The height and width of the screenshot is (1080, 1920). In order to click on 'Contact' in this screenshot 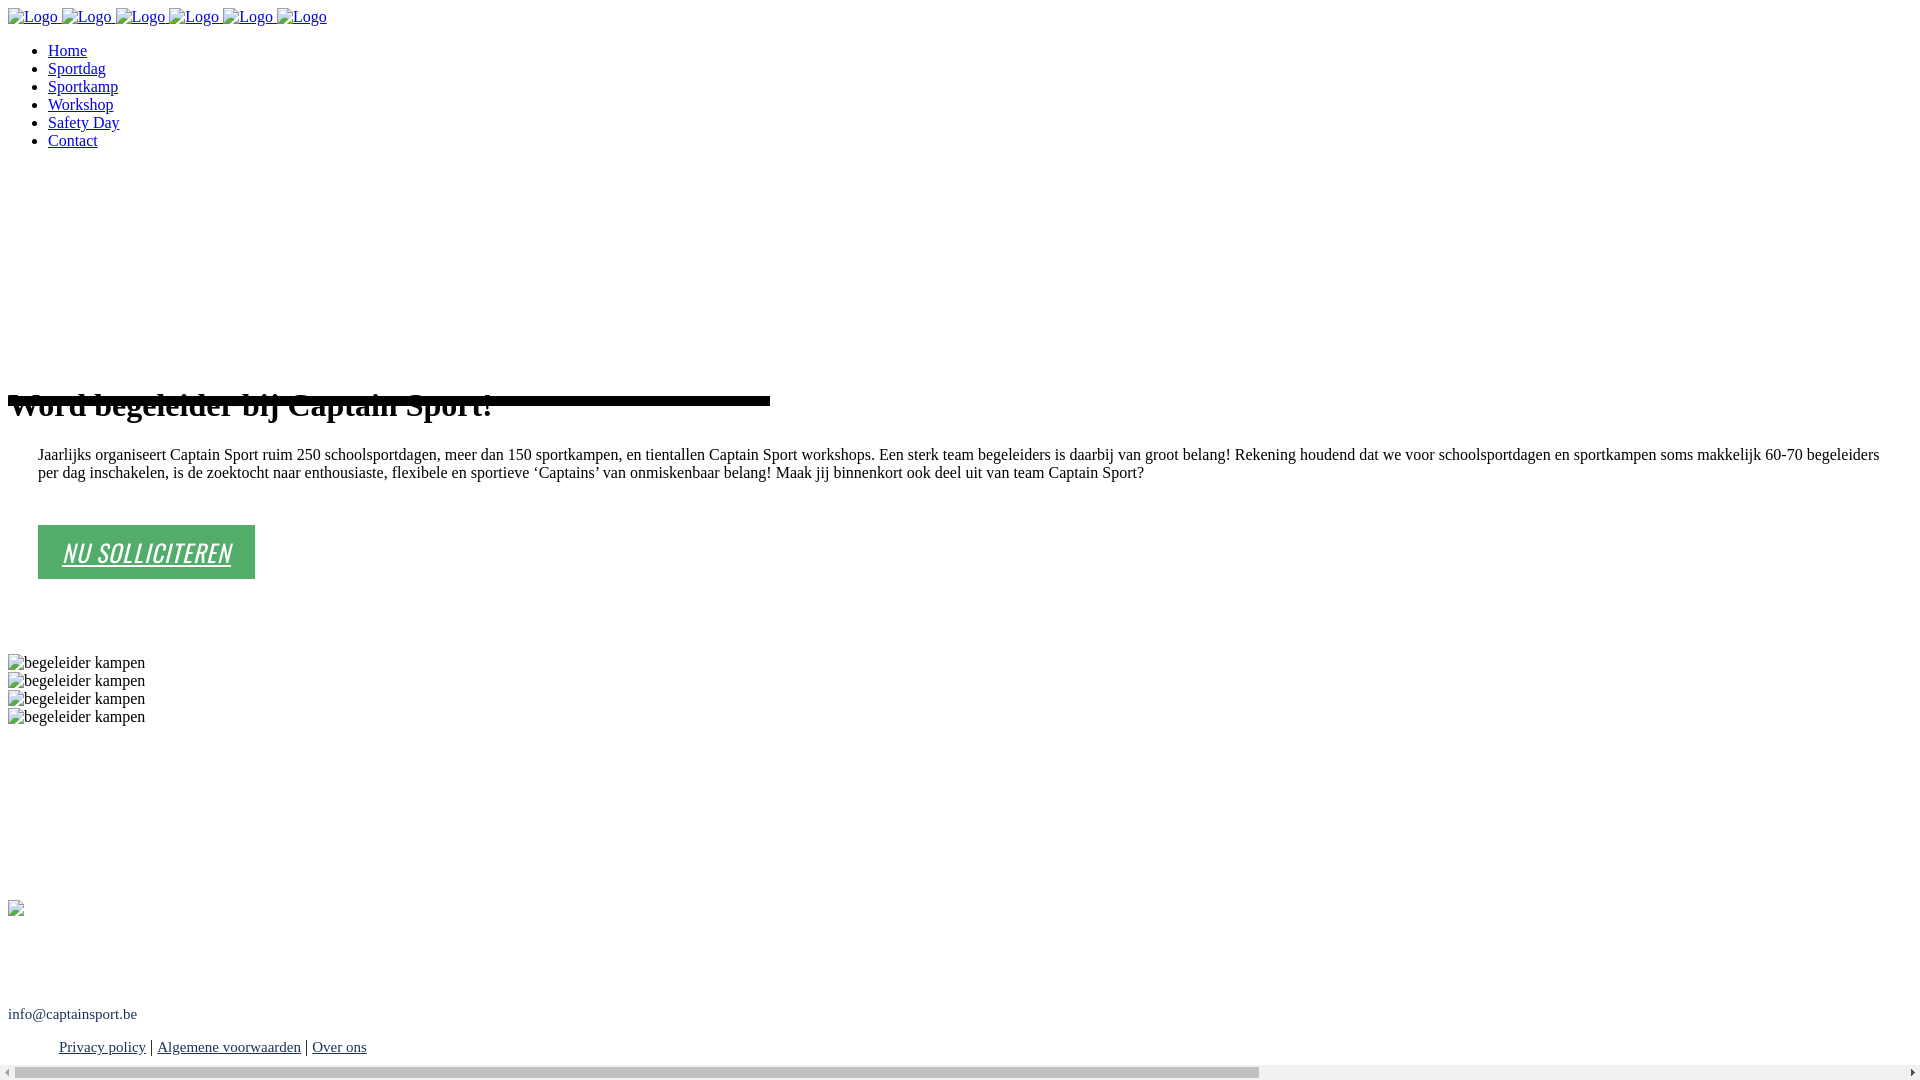, I will do `click(48, 139)`.